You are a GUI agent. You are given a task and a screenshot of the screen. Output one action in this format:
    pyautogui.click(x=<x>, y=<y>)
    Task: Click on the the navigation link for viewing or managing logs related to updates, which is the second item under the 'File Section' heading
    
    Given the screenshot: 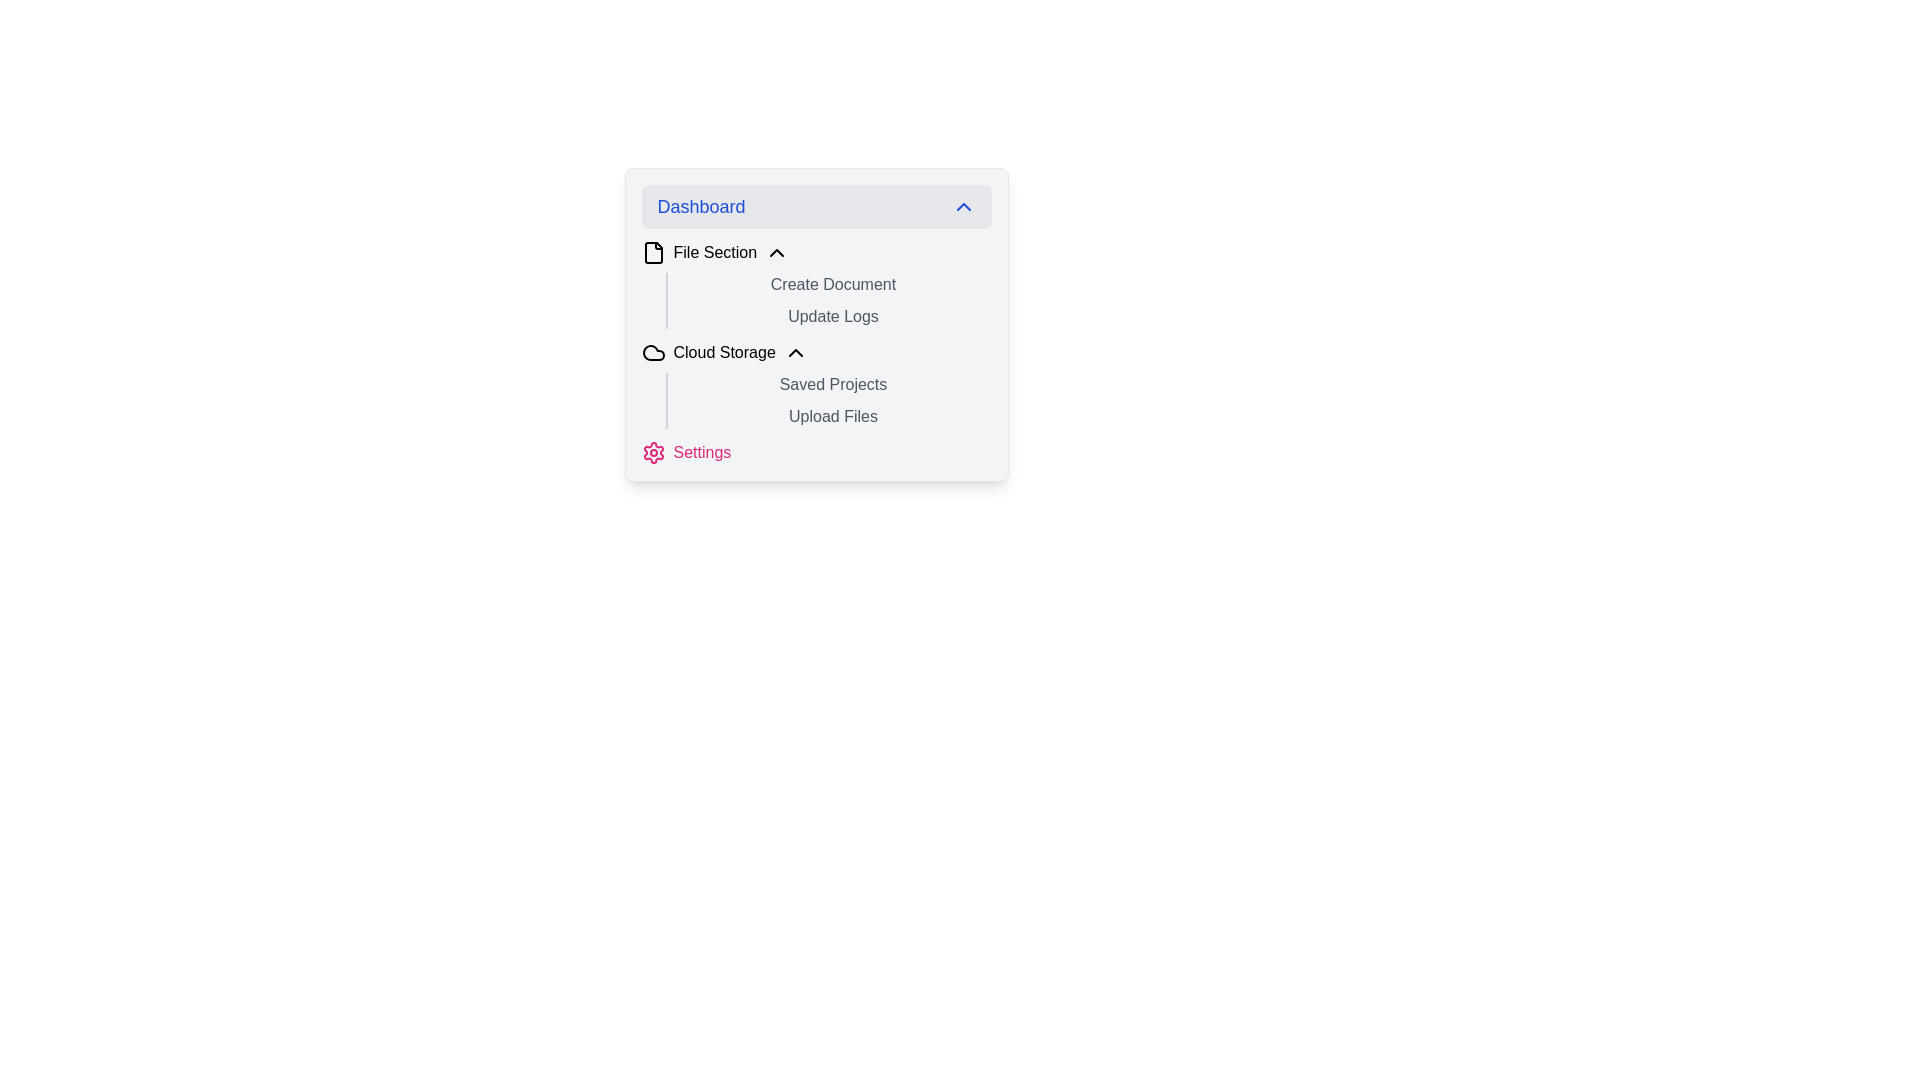 What is the action you would take?
    pyautogui.click(x=829, y=315)
    